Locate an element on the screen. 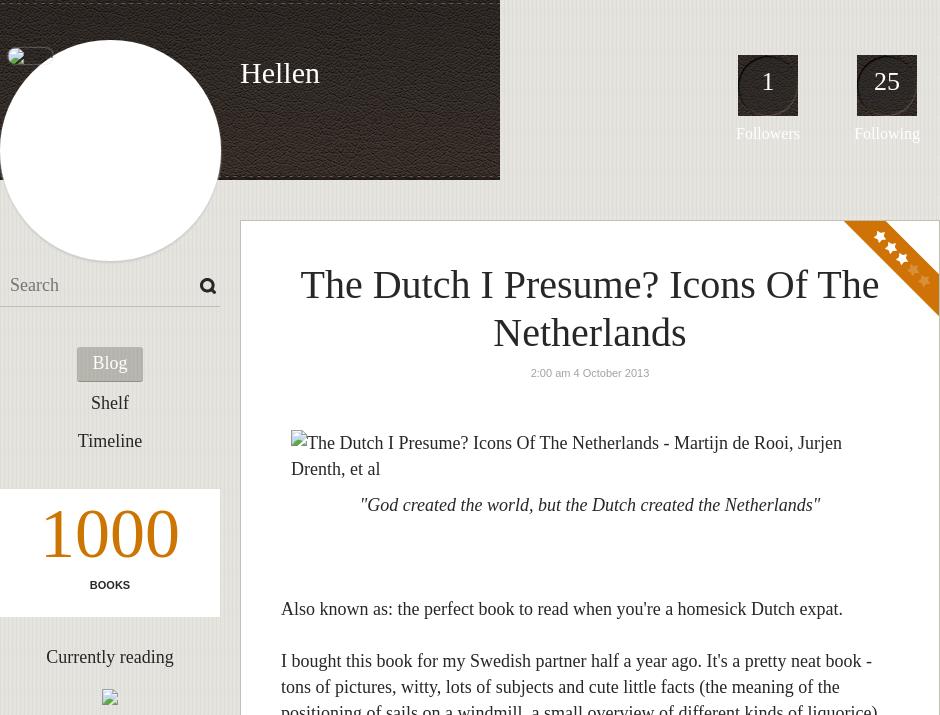 The width and height of the screenshot is (940, 715). '2:00 am 4 October 2013' is located at coordinates (588, 372).